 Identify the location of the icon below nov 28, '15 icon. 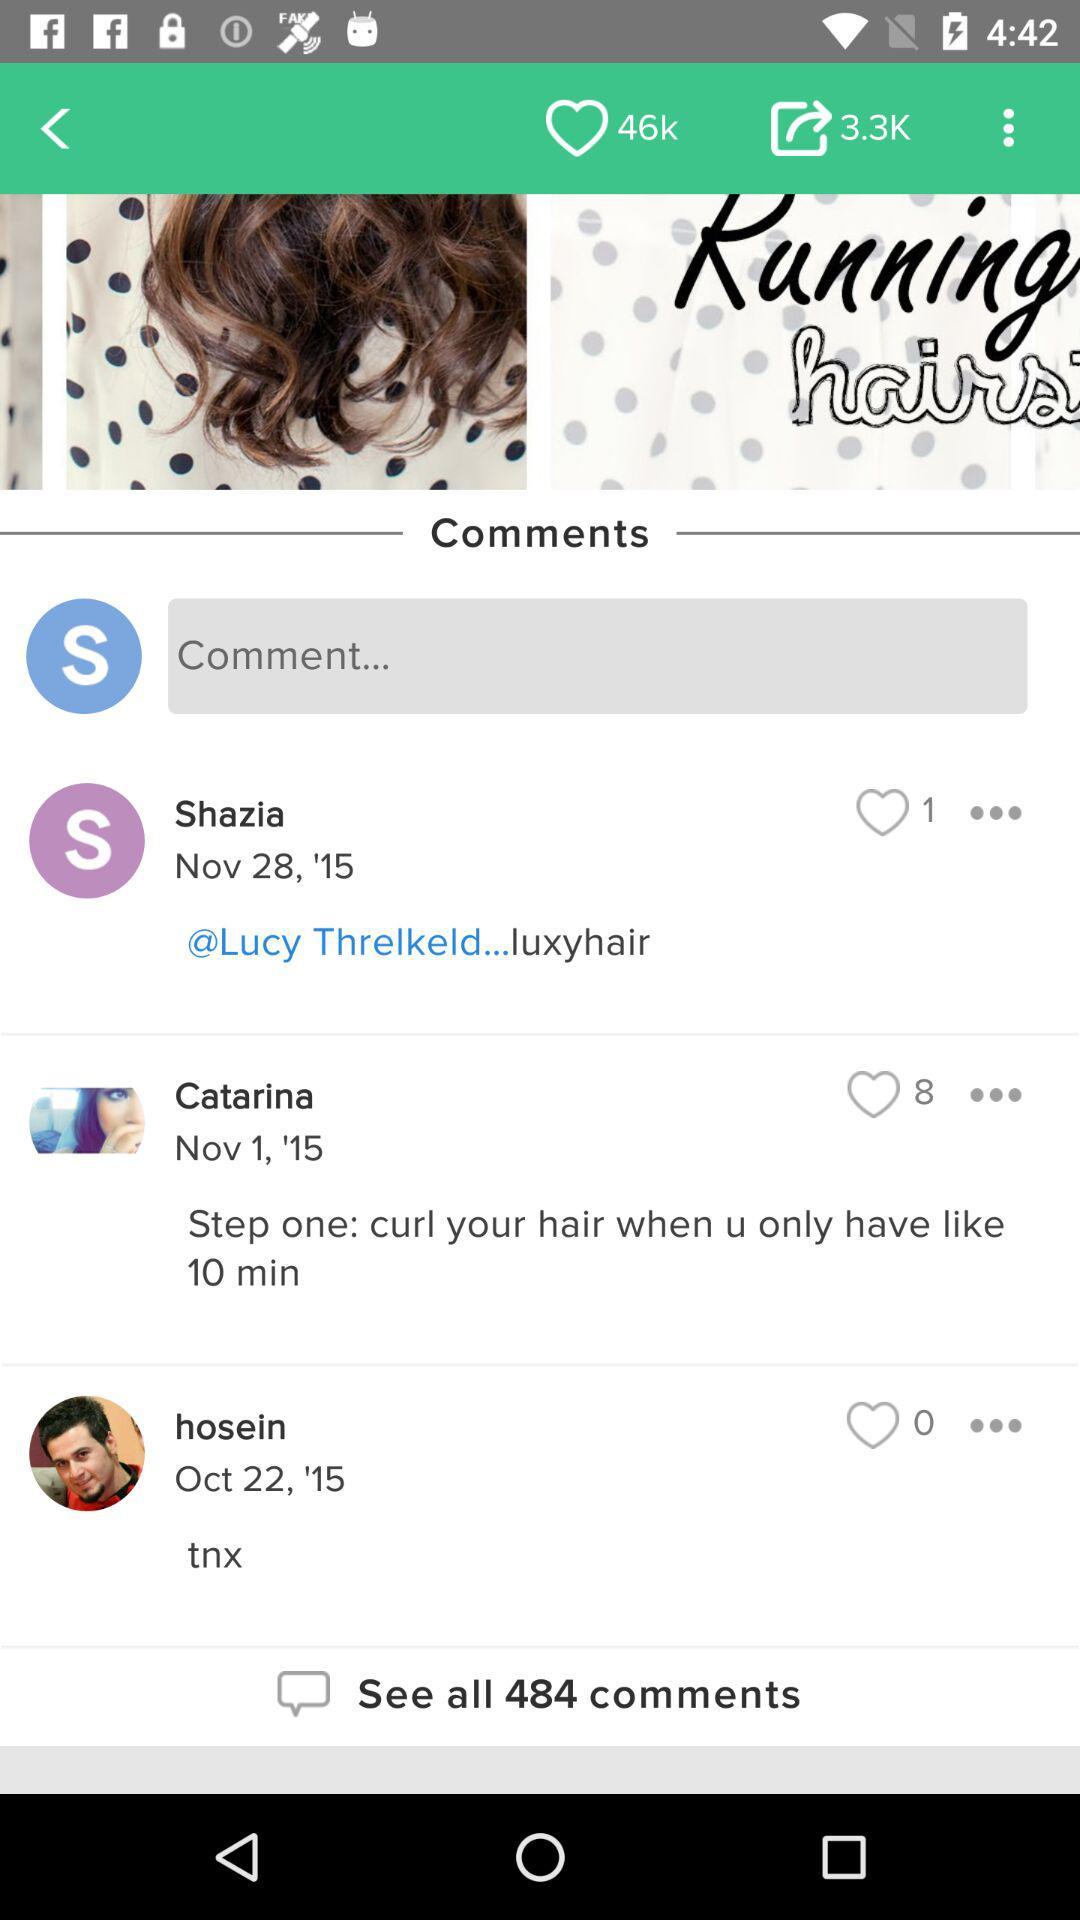
(612, 941).